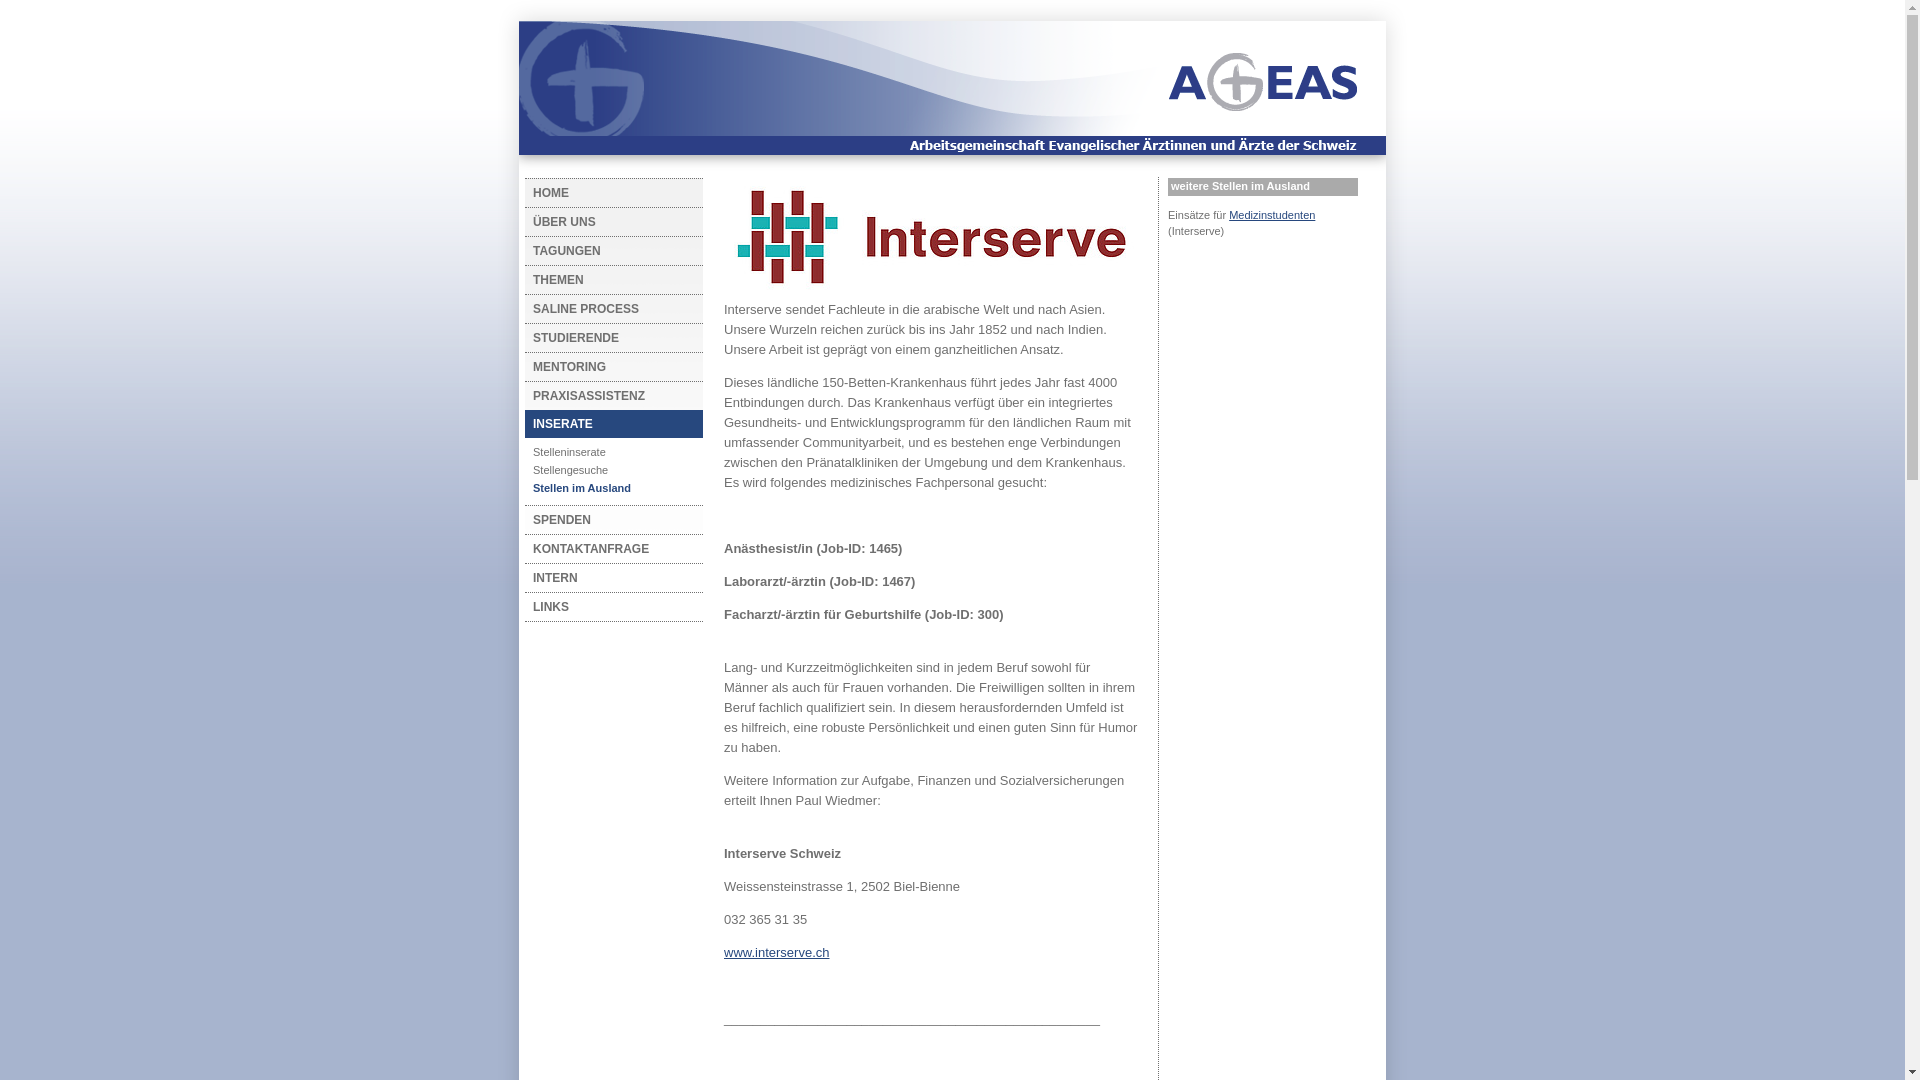 The height and width of the screenshot is (1080, 1920). I want to click on 'KONTAKTANFRAGE', so click(606, 548).